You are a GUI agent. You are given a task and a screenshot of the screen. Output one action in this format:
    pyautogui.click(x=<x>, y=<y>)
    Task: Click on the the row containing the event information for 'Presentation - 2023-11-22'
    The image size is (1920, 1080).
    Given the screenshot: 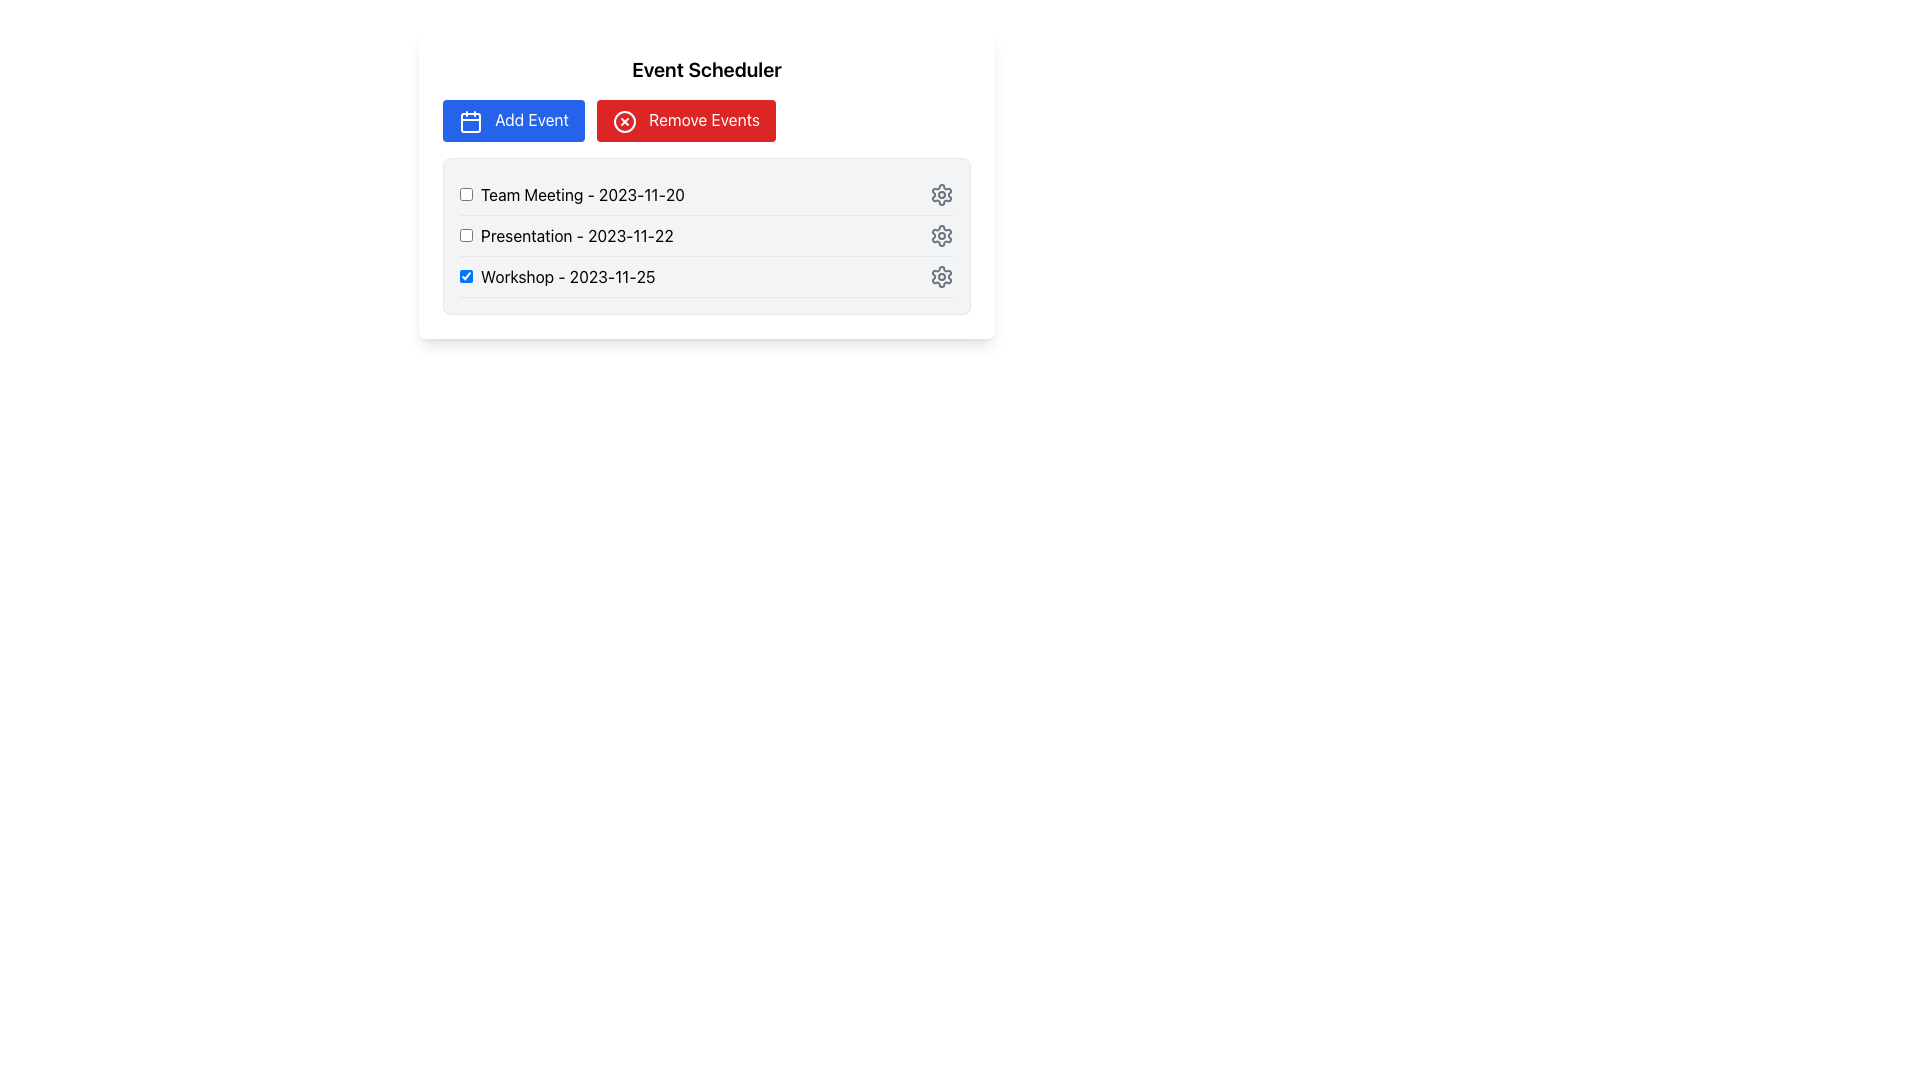 What is the action you would take?
    pyautogui.click(x=706, y=234)
    